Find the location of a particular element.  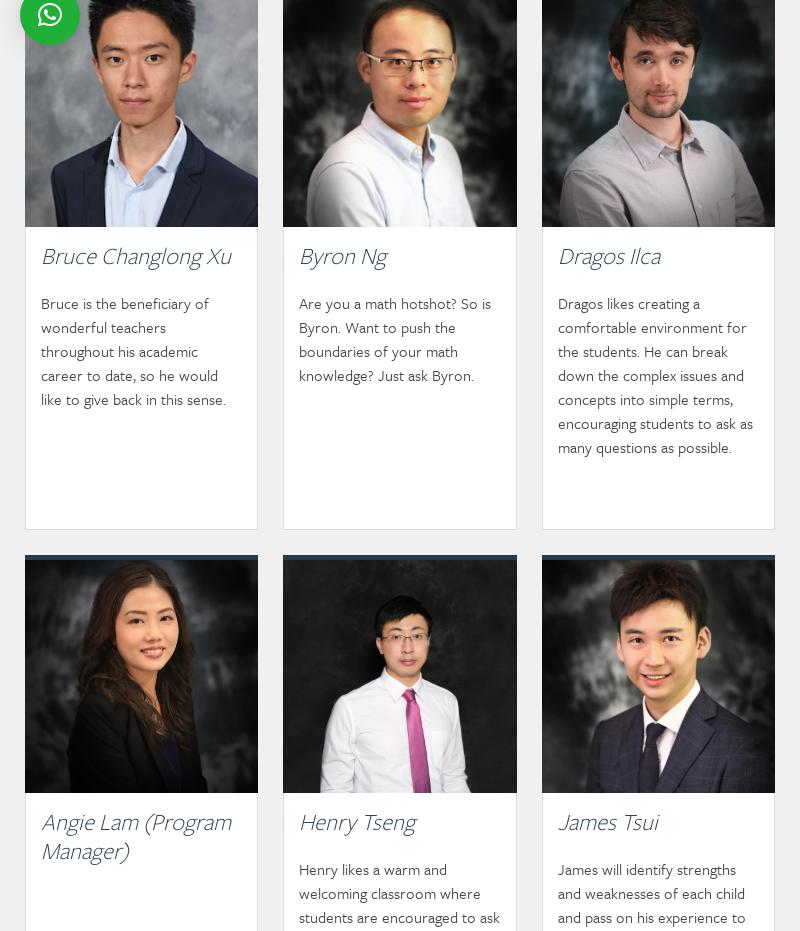

'Henry Tseng' is located at coordinates (357, 820).